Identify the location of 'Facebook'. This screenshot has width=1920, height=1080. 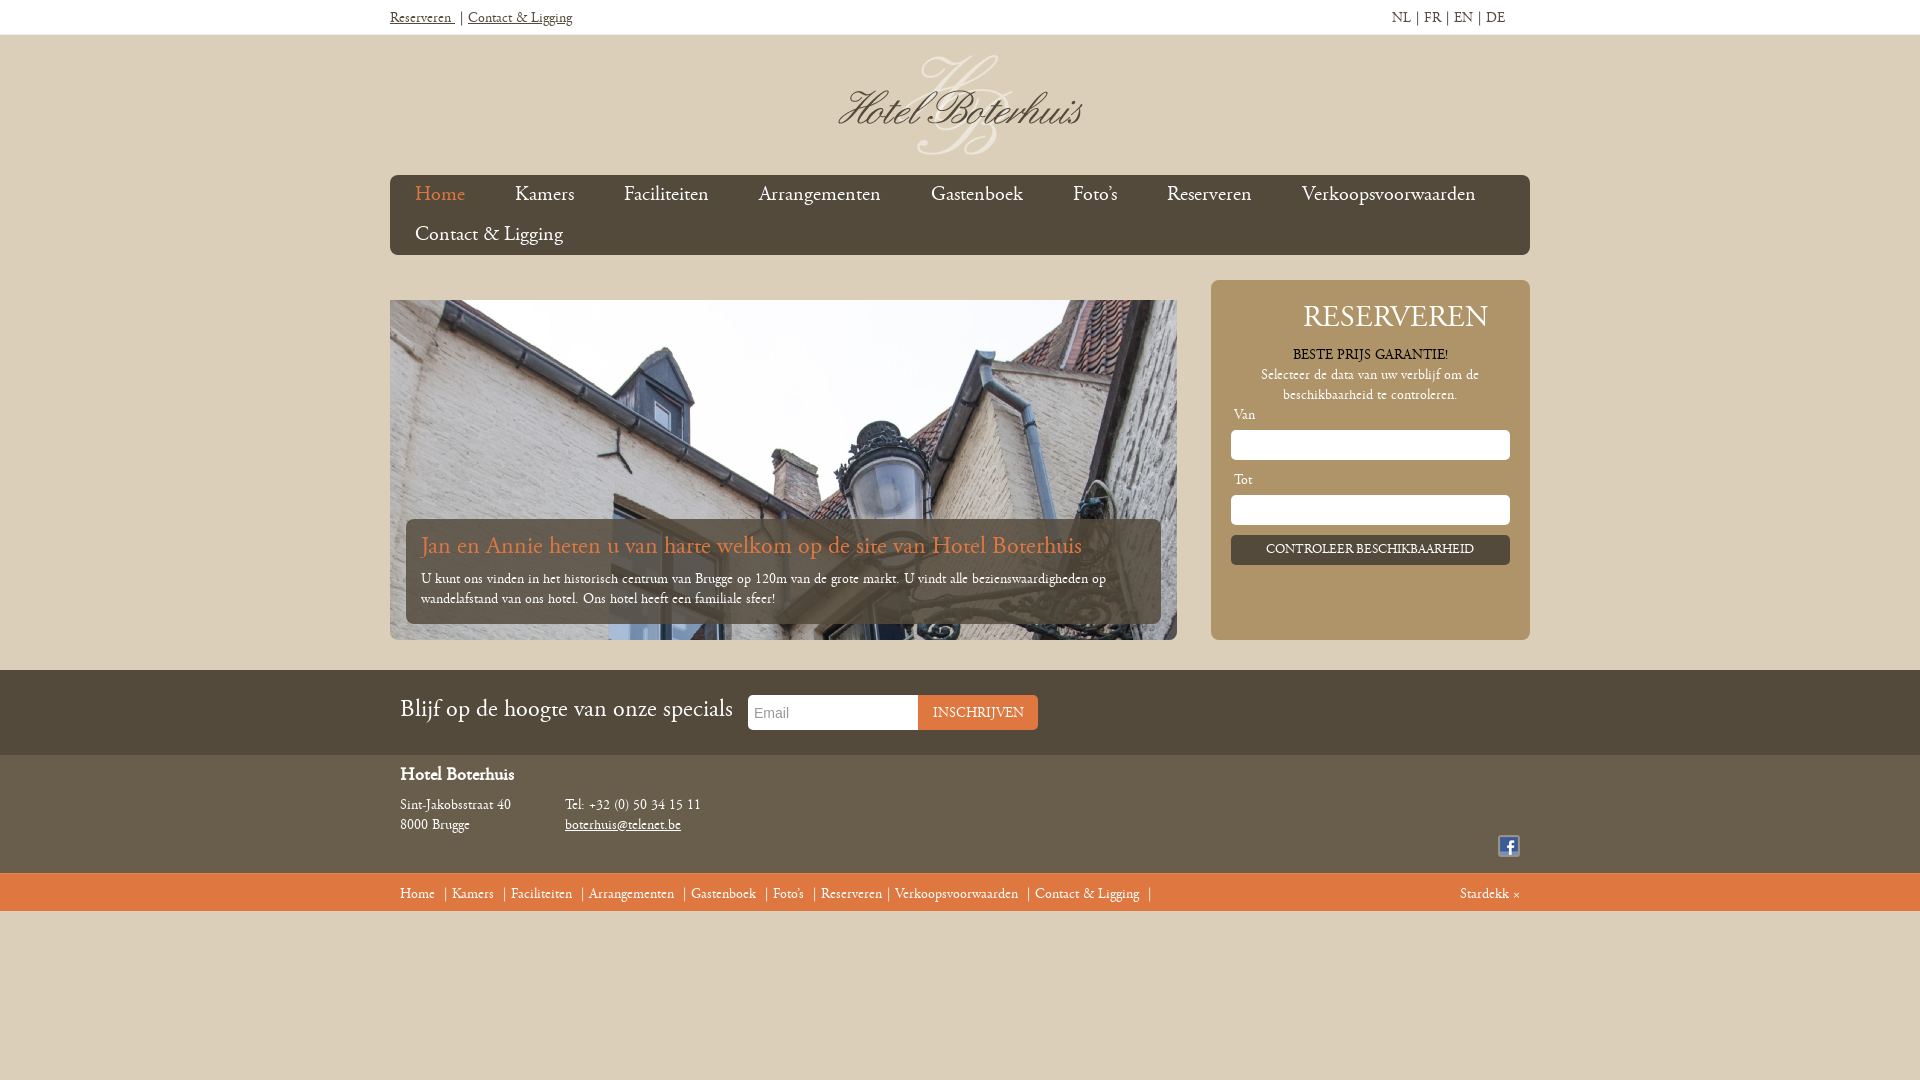
(1508, 845).